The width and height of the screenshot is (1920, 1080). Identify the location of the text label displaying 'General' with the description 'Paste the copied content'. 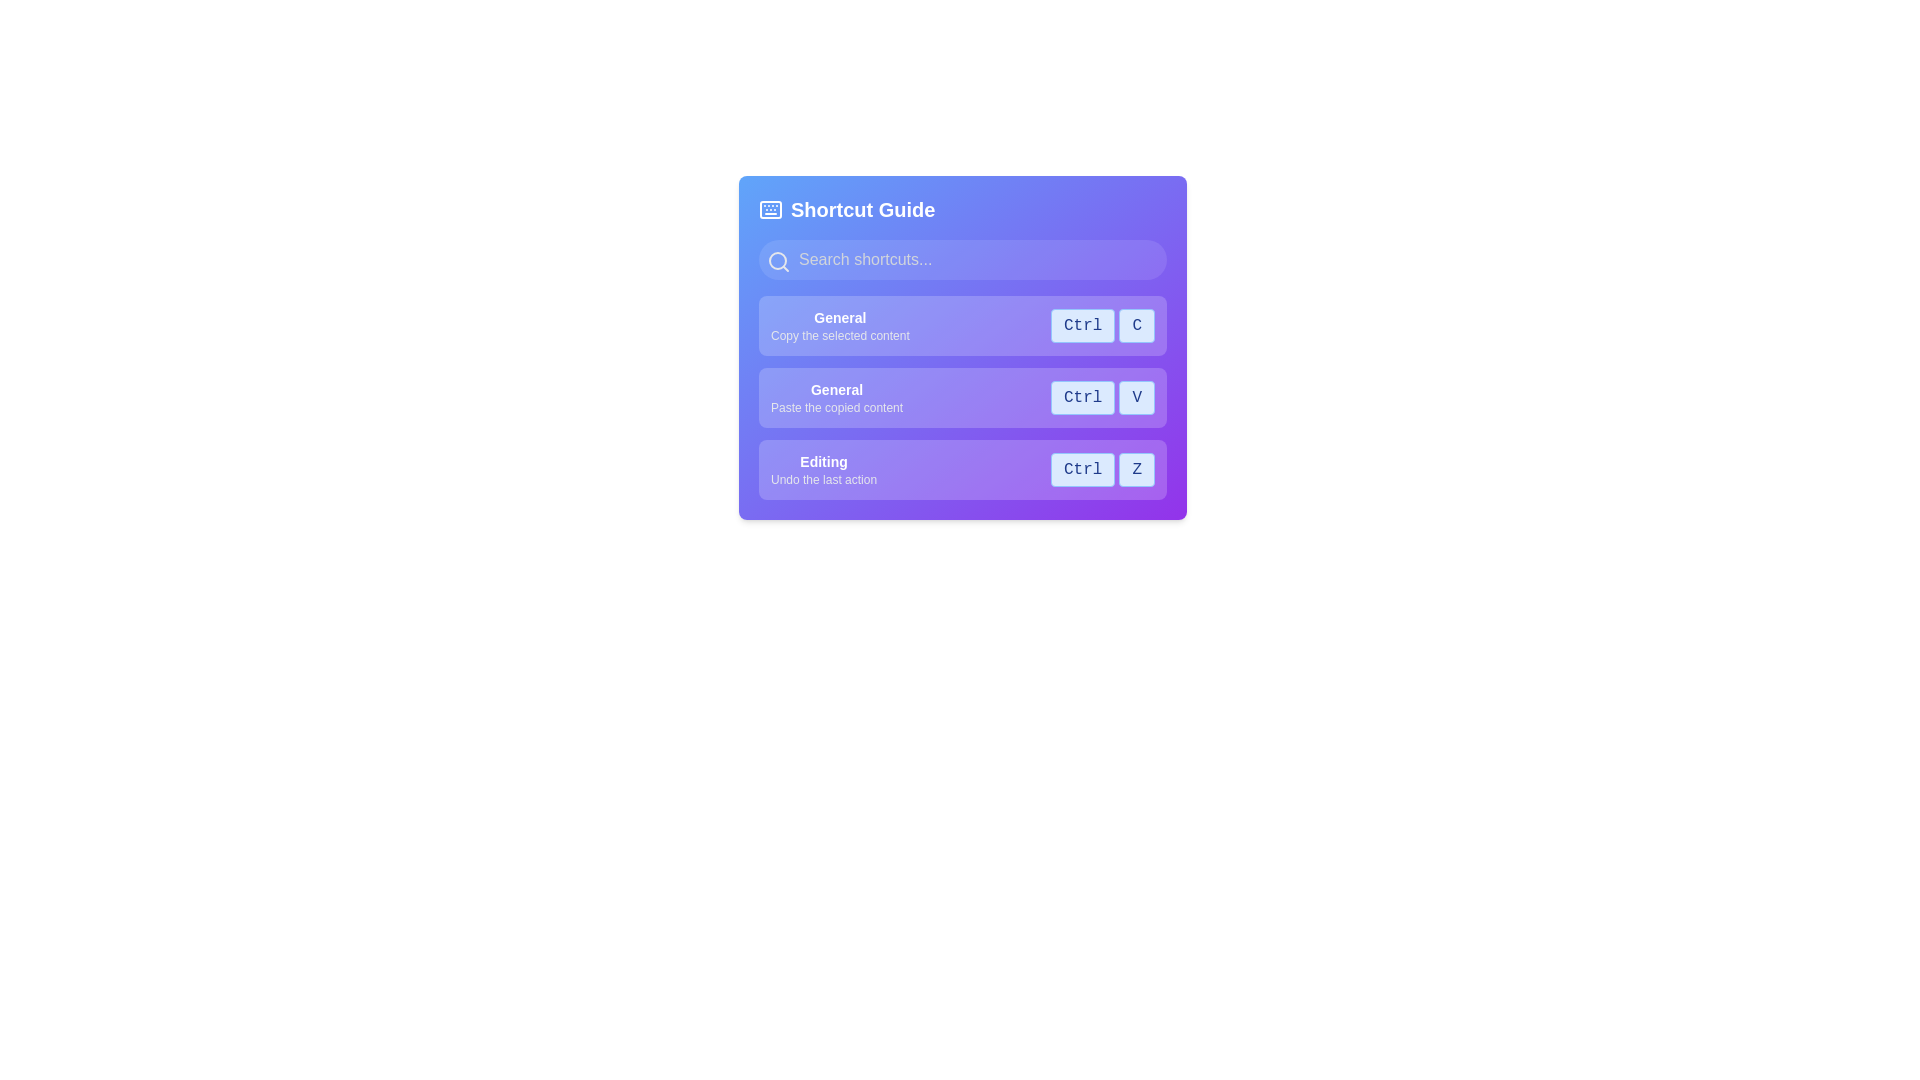
(837, 397).